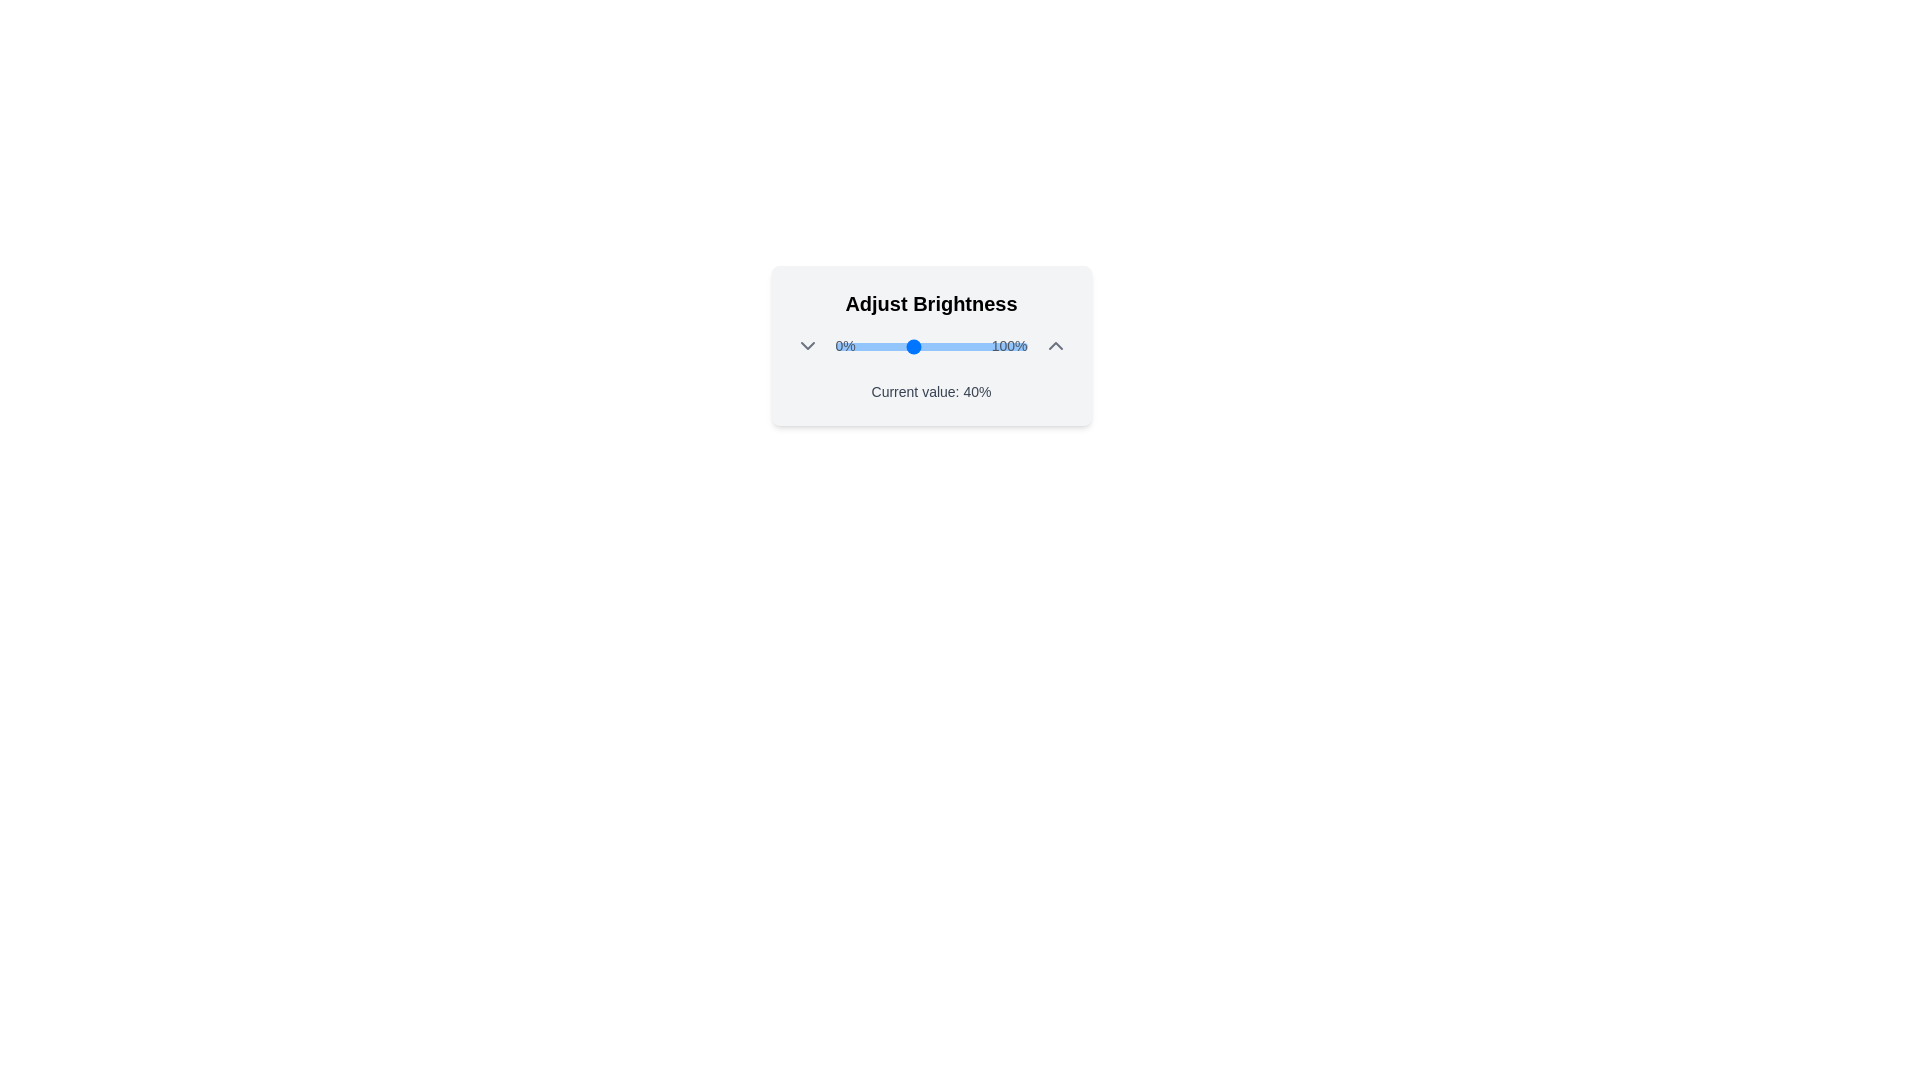 This screenshot has height=1080, width=1920. What do you see at coordinates (870, 346) in the screenshot?
I see `brightness` at bounding box center [870, 346].